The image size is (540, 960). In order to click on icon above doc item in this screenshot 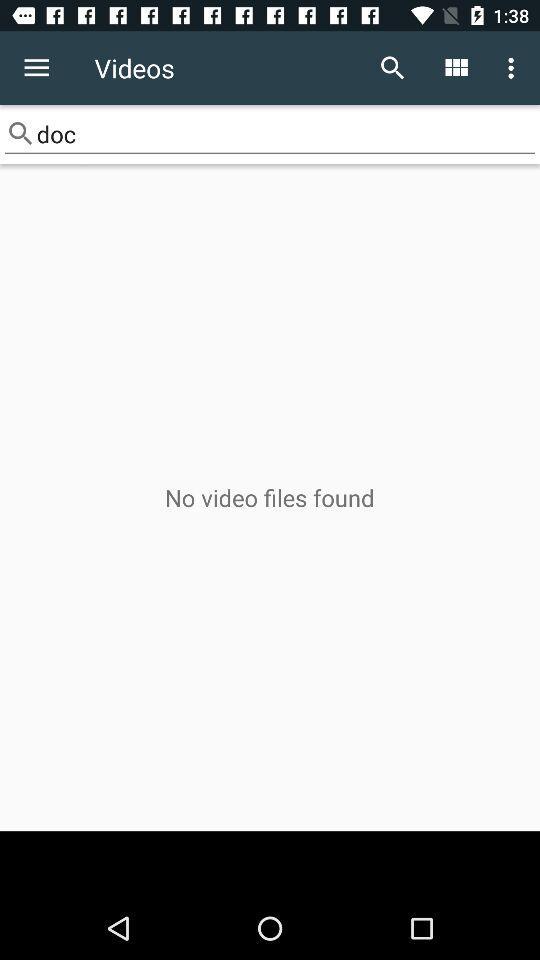, I will do `click(513, 68)`.